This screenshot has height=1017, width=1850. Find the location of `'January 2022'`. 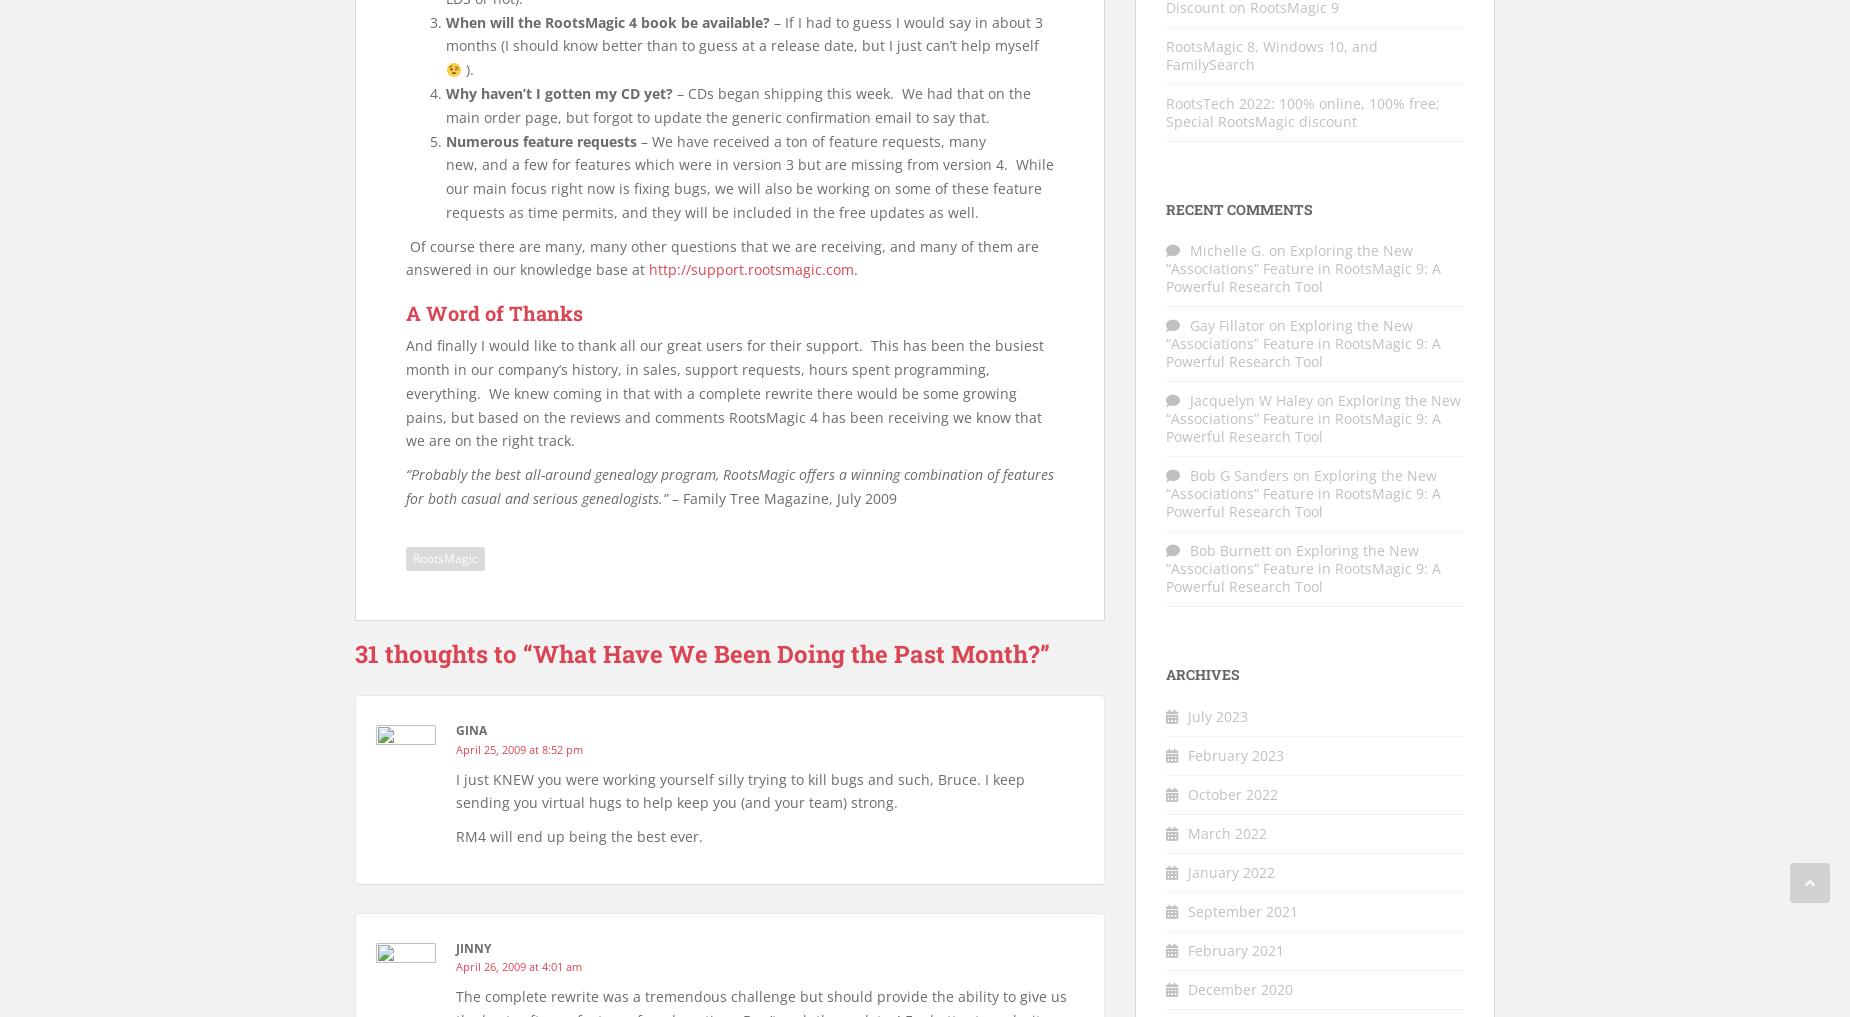

'January 2022' is located at coordinates (1230, 871).